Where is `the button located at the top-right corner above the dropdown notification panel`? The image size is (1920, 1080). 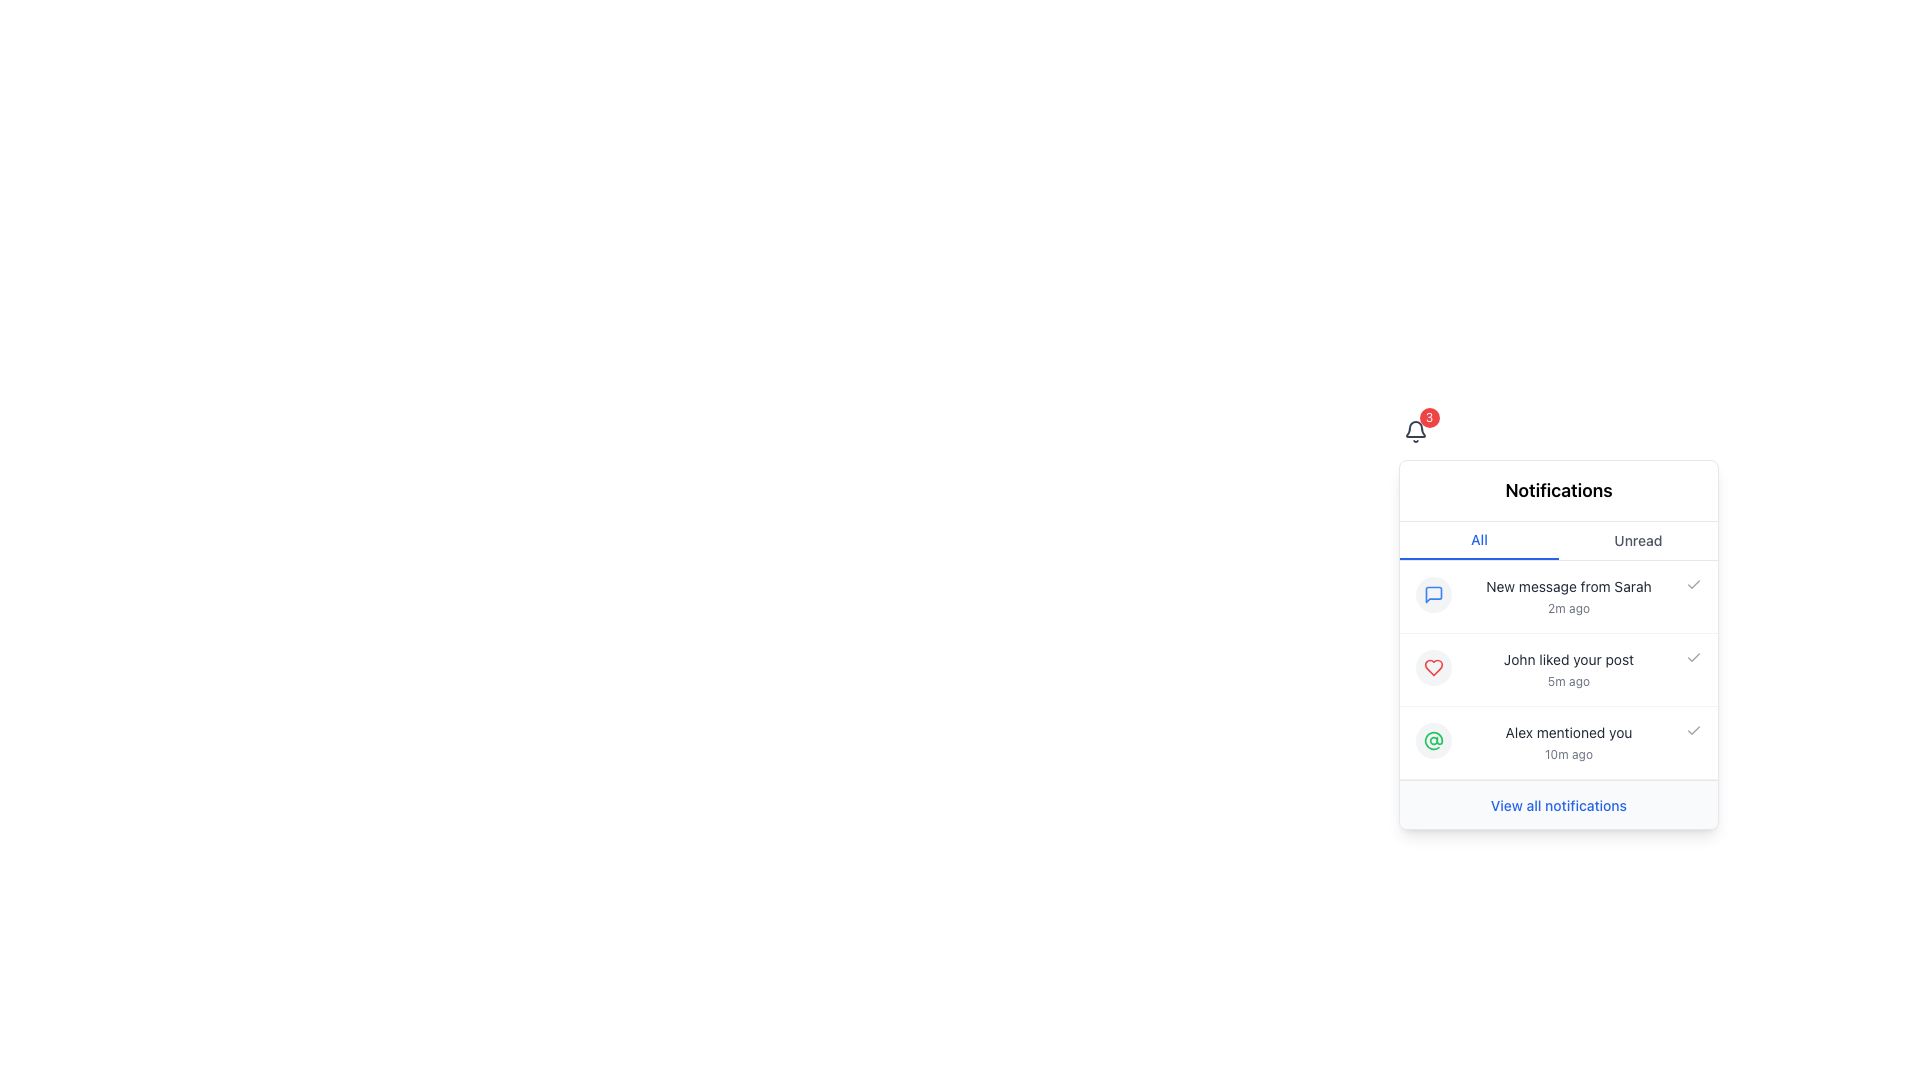 the button located at the top-right corner above the dropdown notification panel is located at coordinates (1414, 431).